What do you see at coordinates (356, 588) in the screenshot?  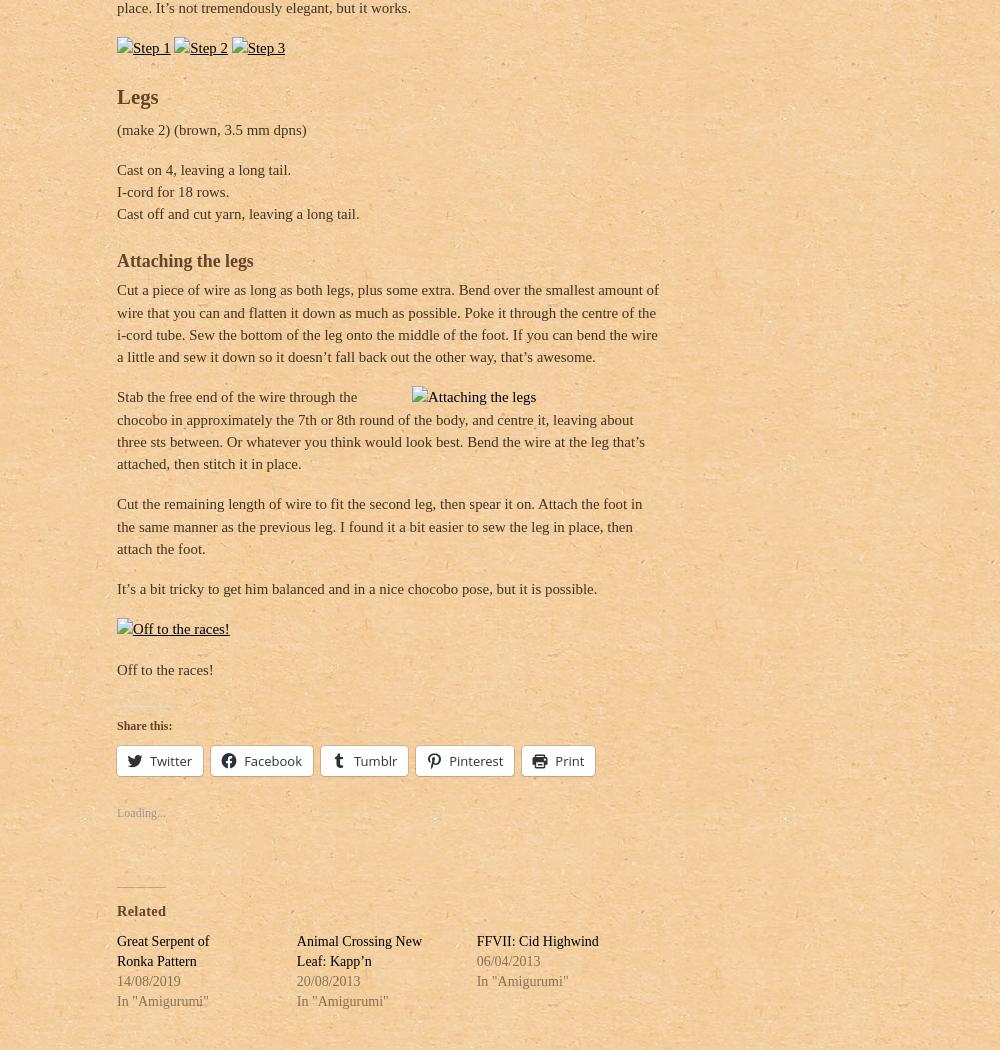 I see `'It’s a bit tricky to get him balanced and in a nice chocobo pose, but it is possible.'` at bounding box center [356, 588].